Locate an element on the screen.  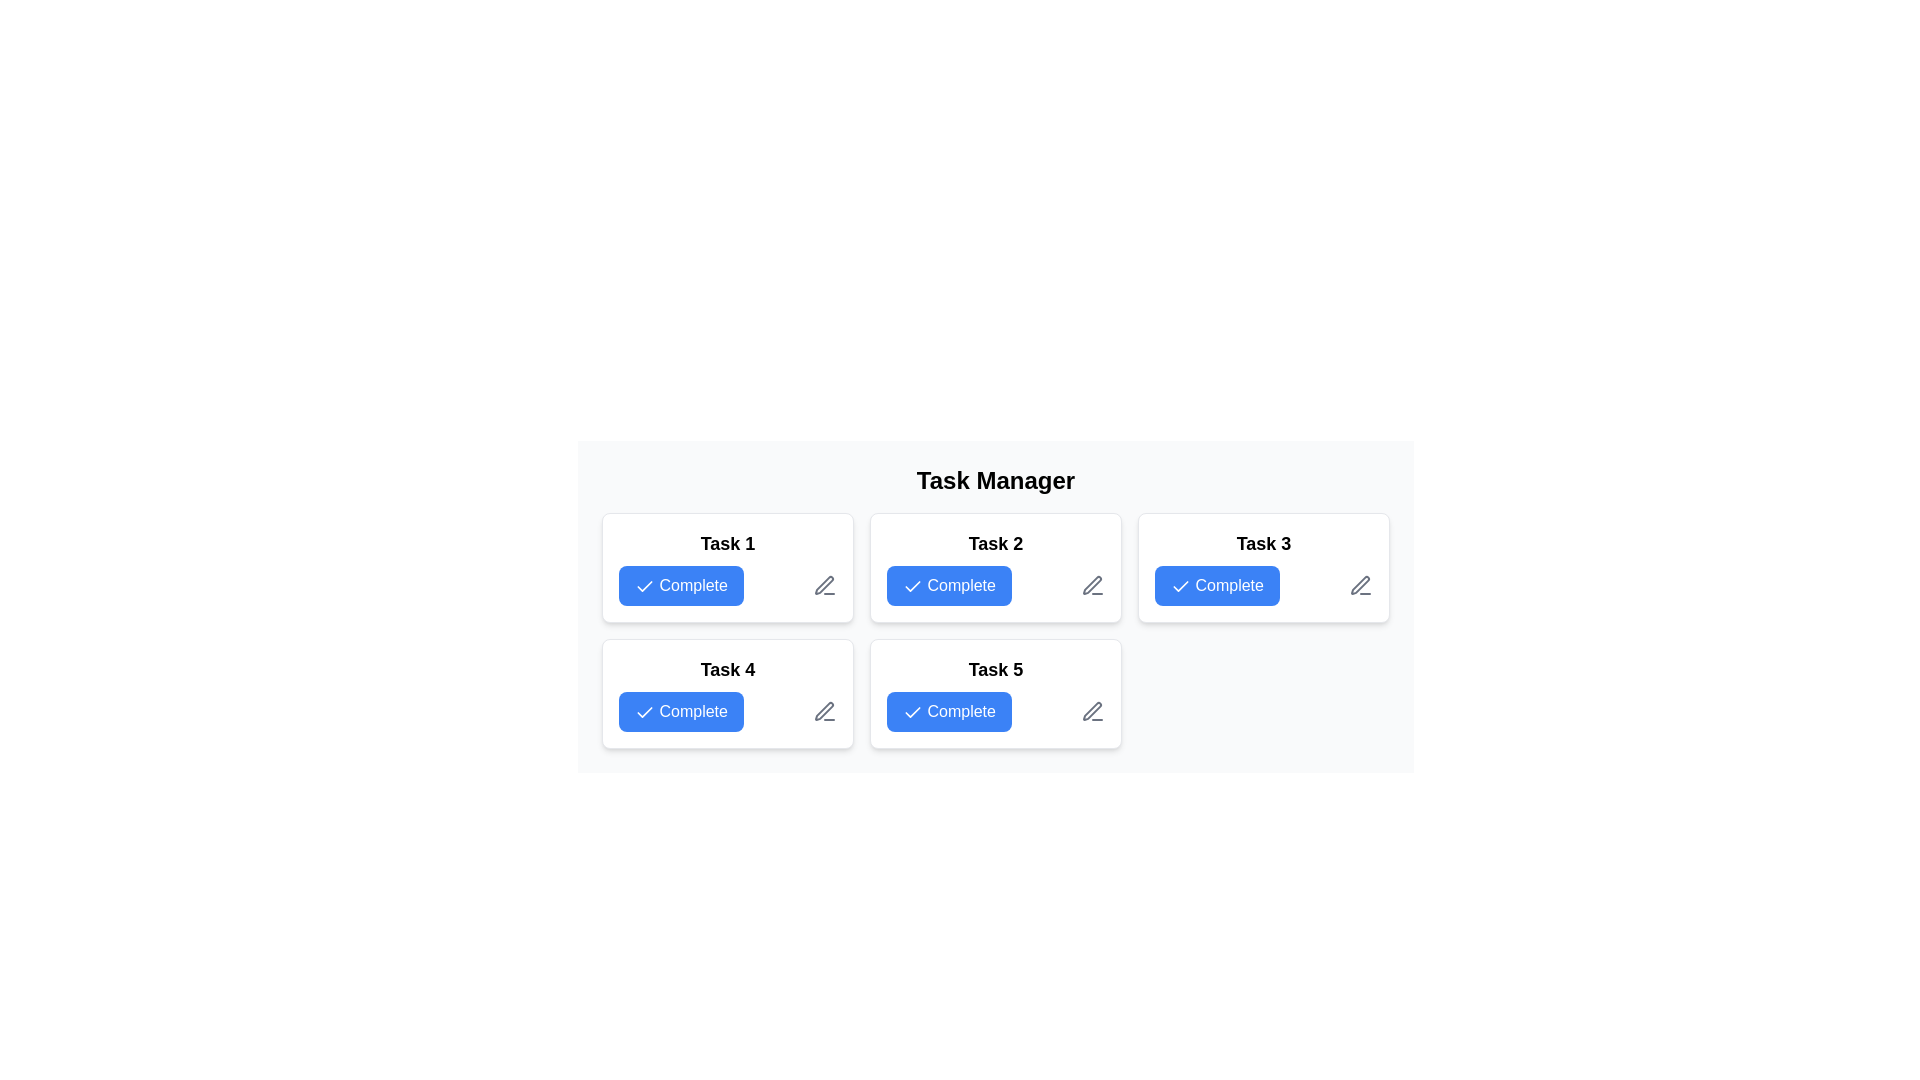
the icon button located in the bottom-right corner of the 'Task 2' card is located at coordinates (1092, 585).